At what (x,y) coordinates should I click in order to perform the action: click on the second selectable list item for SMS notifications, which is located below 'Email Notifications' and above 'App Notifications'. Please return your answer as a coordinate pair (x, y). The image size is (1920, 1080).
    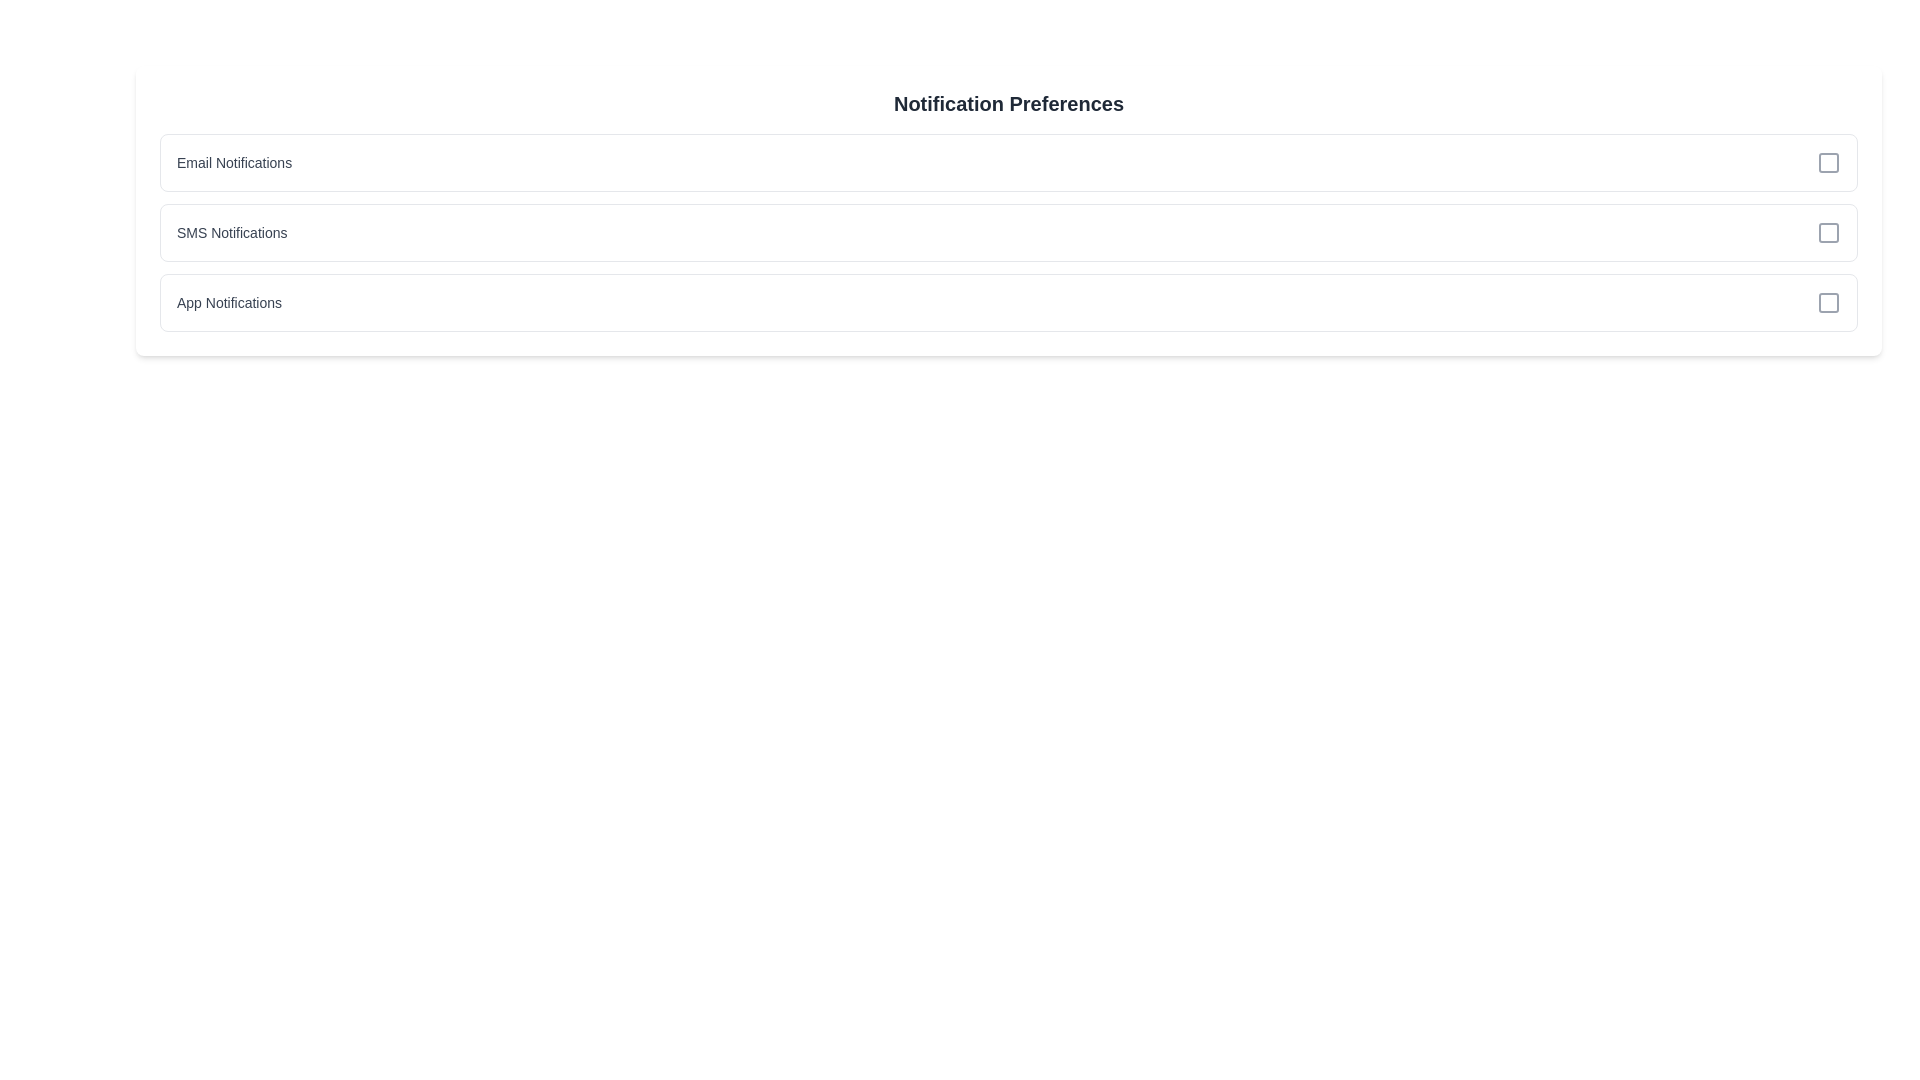
    Looking at the image, I should click on (1008, 231).